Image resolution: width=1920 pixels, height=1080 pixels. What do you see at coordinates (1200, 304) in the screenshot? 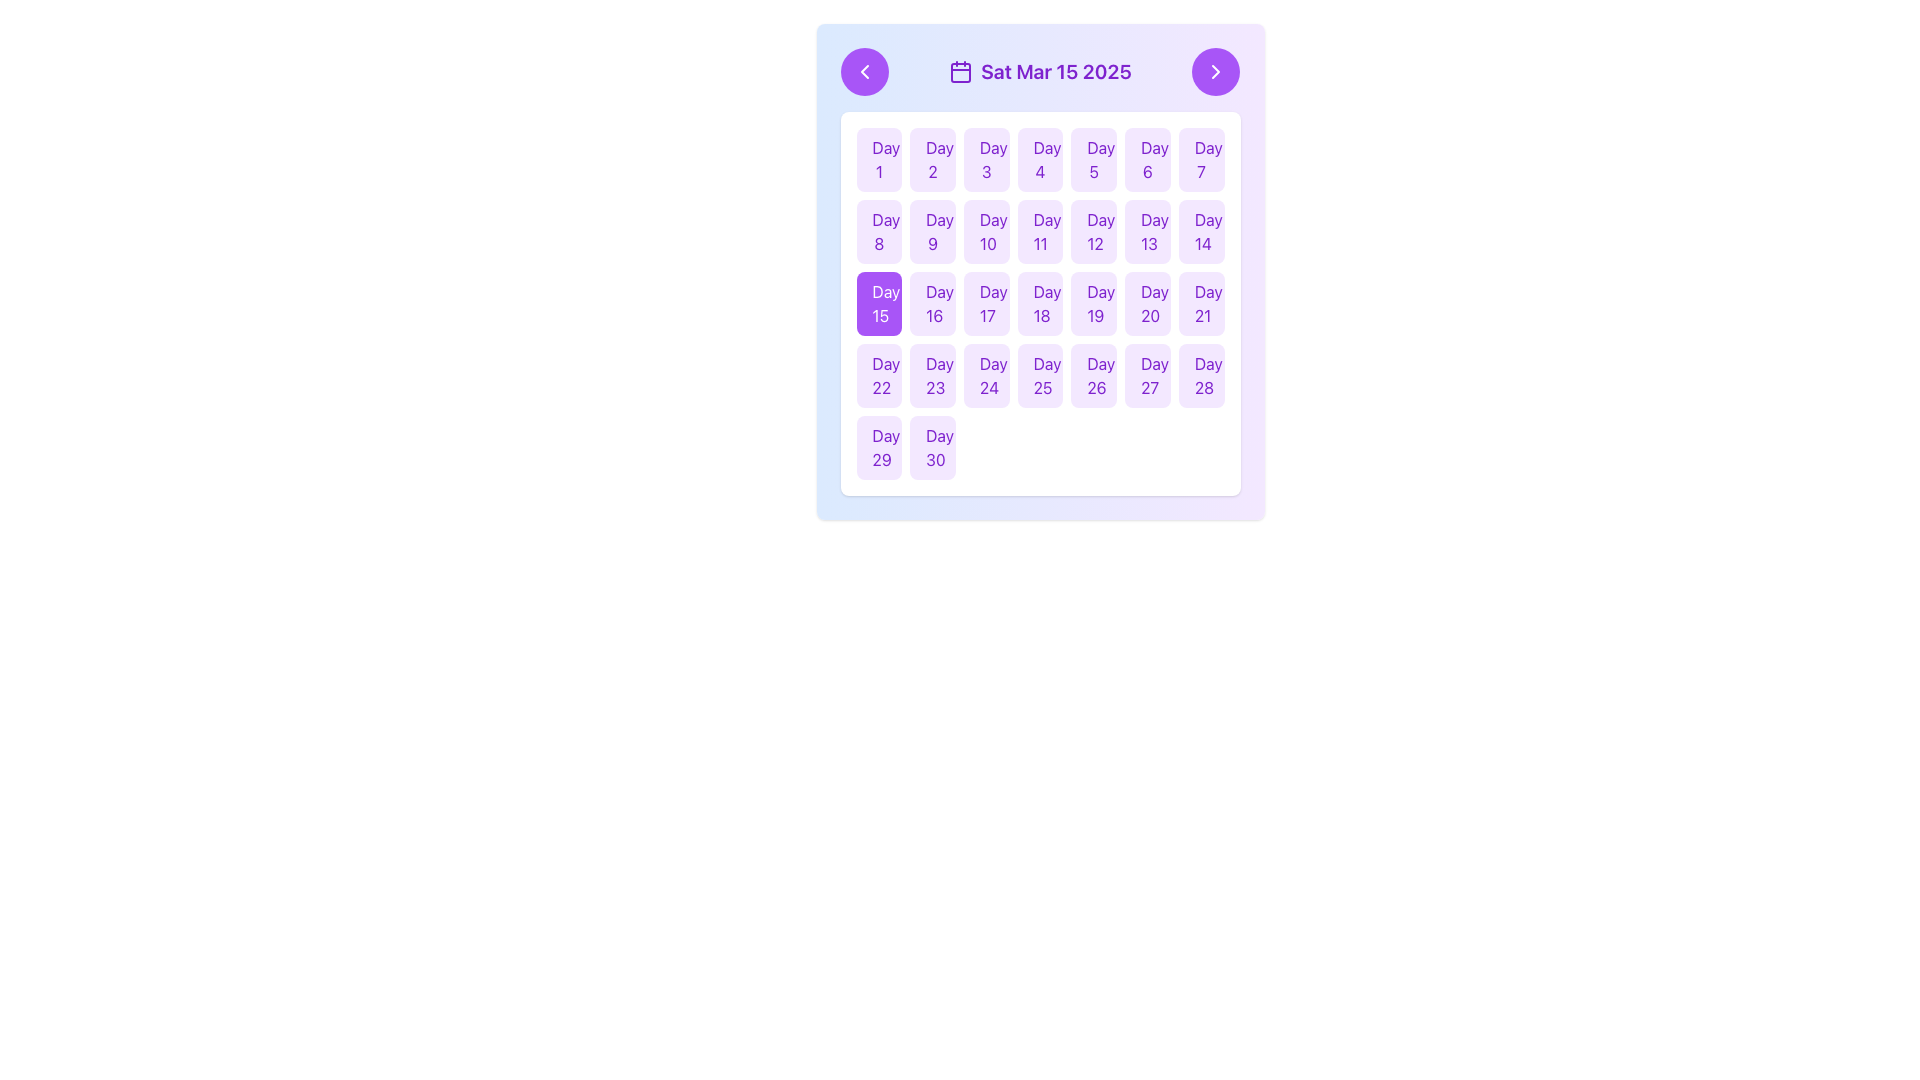
I see `the selectable date button located in the sixth row and seventh column of the calendar interface` at bounding box center [1200, 304].